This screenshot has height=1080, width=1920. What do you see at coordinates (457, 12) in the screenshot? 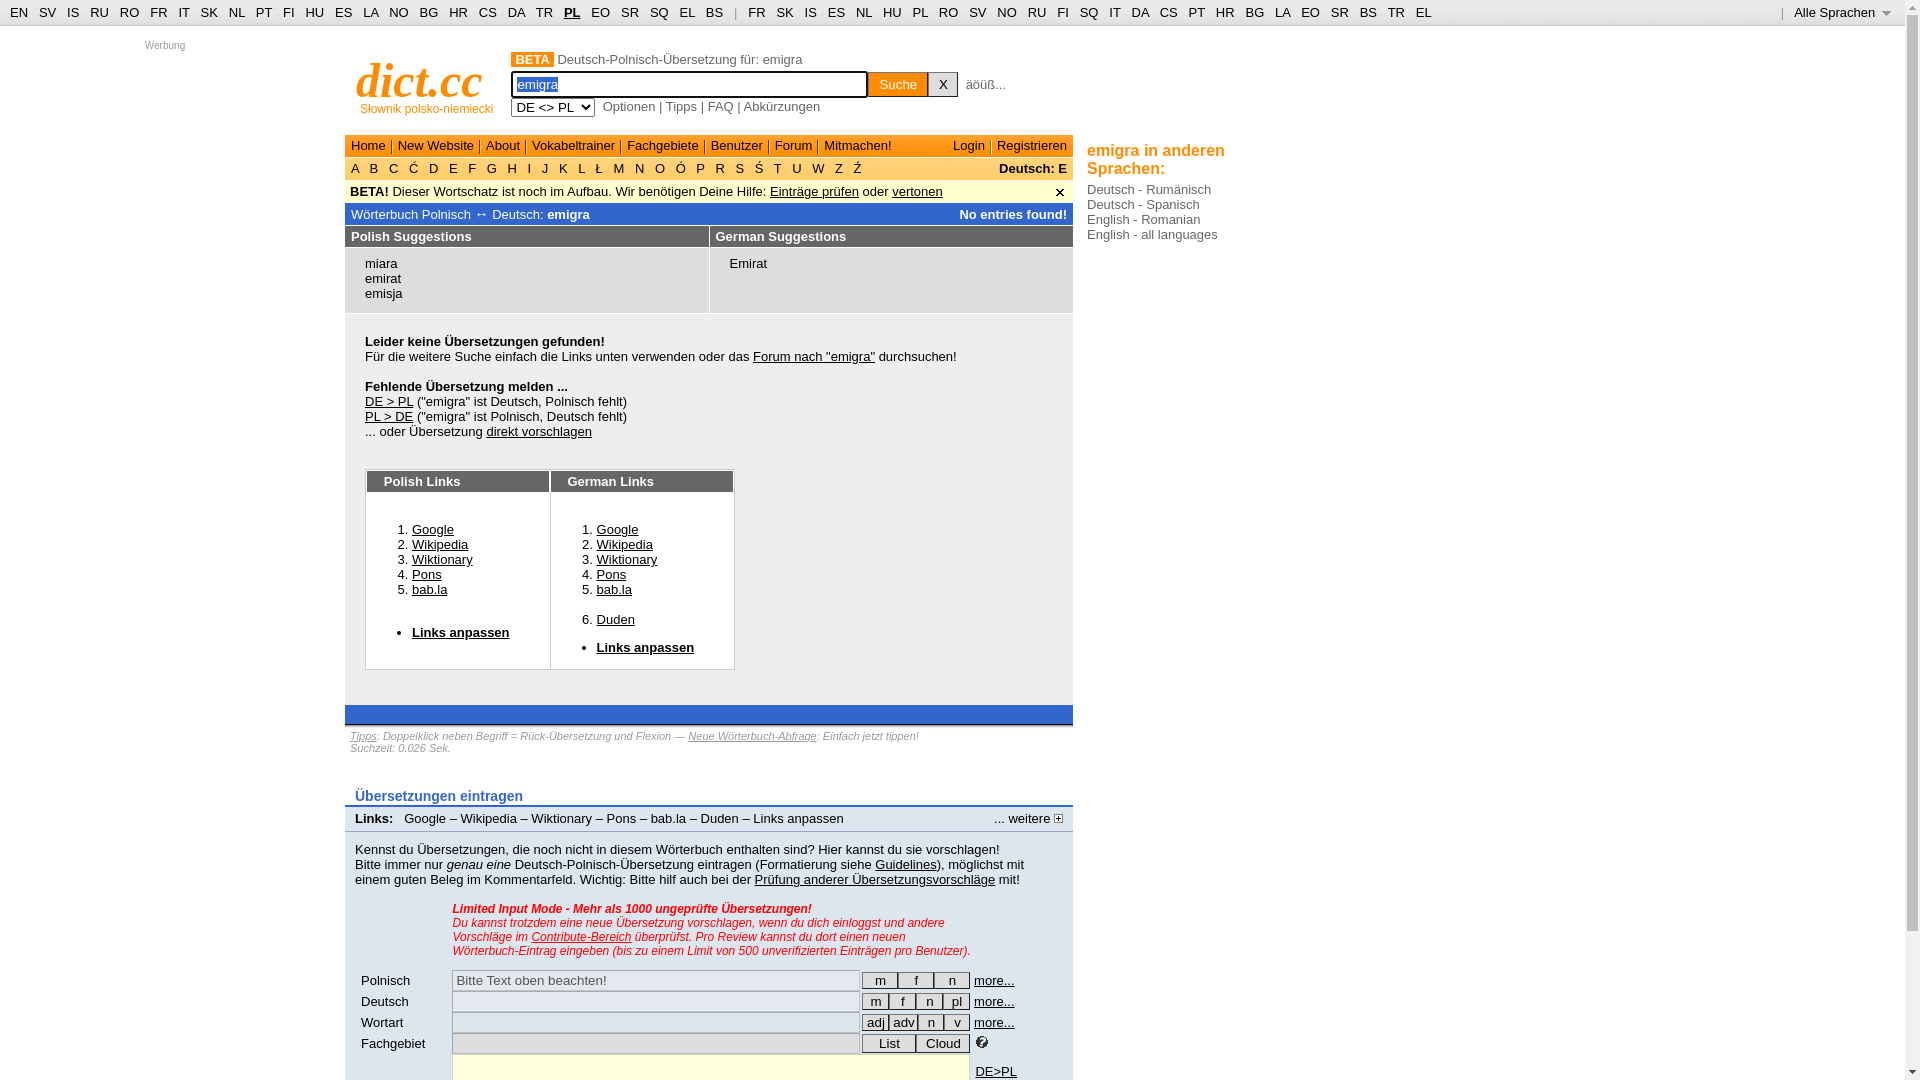
I see `'HR'` at bounding box center [457, 12].